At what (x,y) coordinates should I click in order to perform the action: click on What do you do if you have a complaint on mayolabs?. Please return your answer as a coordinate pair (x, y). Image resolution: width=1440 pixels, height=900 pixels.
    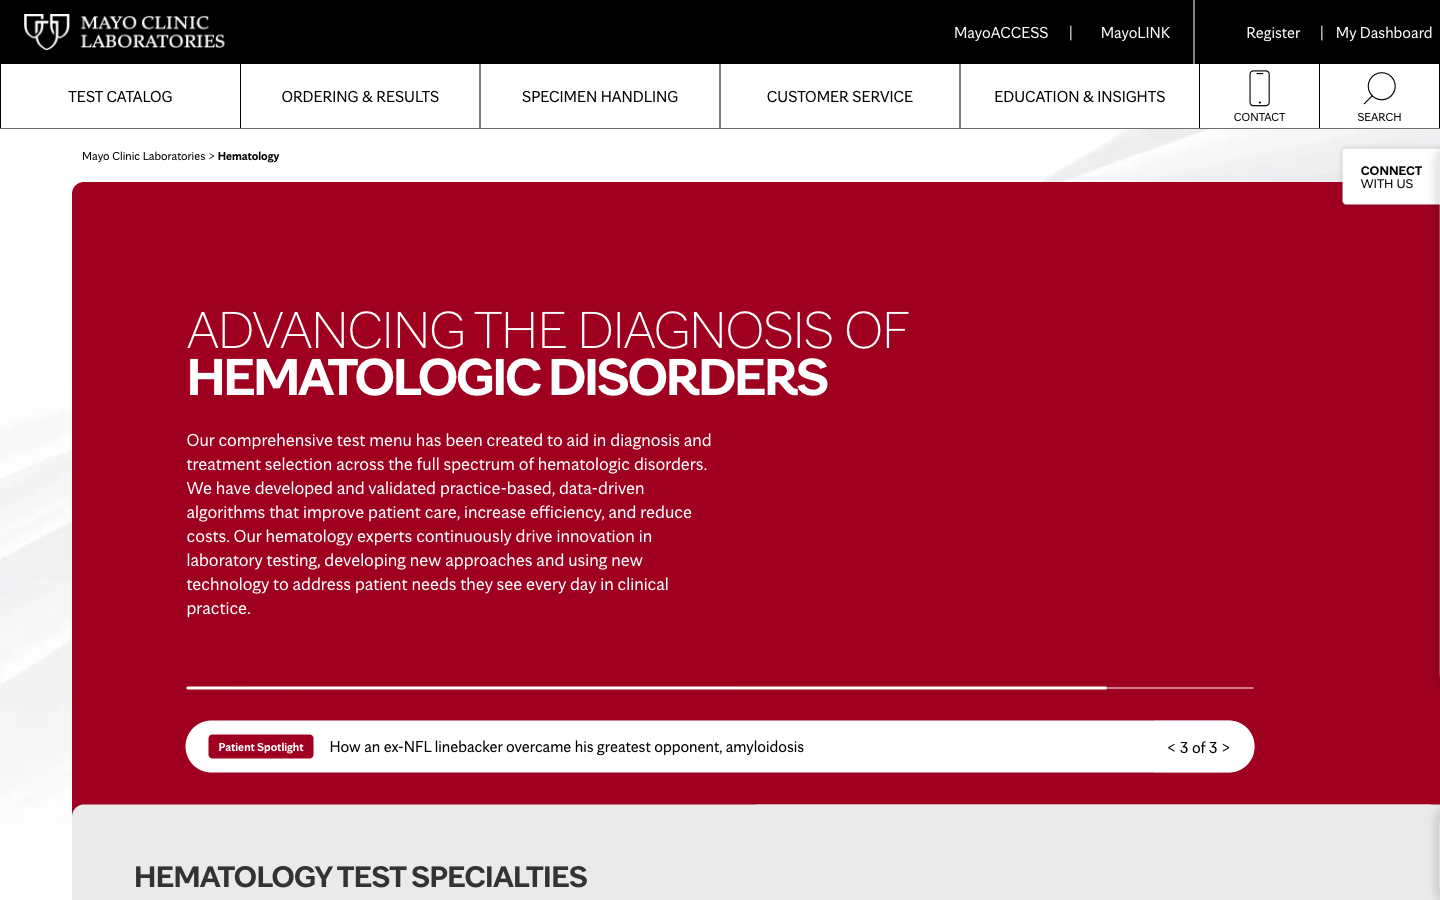
    Looking at the image, I should click on (839, 95).